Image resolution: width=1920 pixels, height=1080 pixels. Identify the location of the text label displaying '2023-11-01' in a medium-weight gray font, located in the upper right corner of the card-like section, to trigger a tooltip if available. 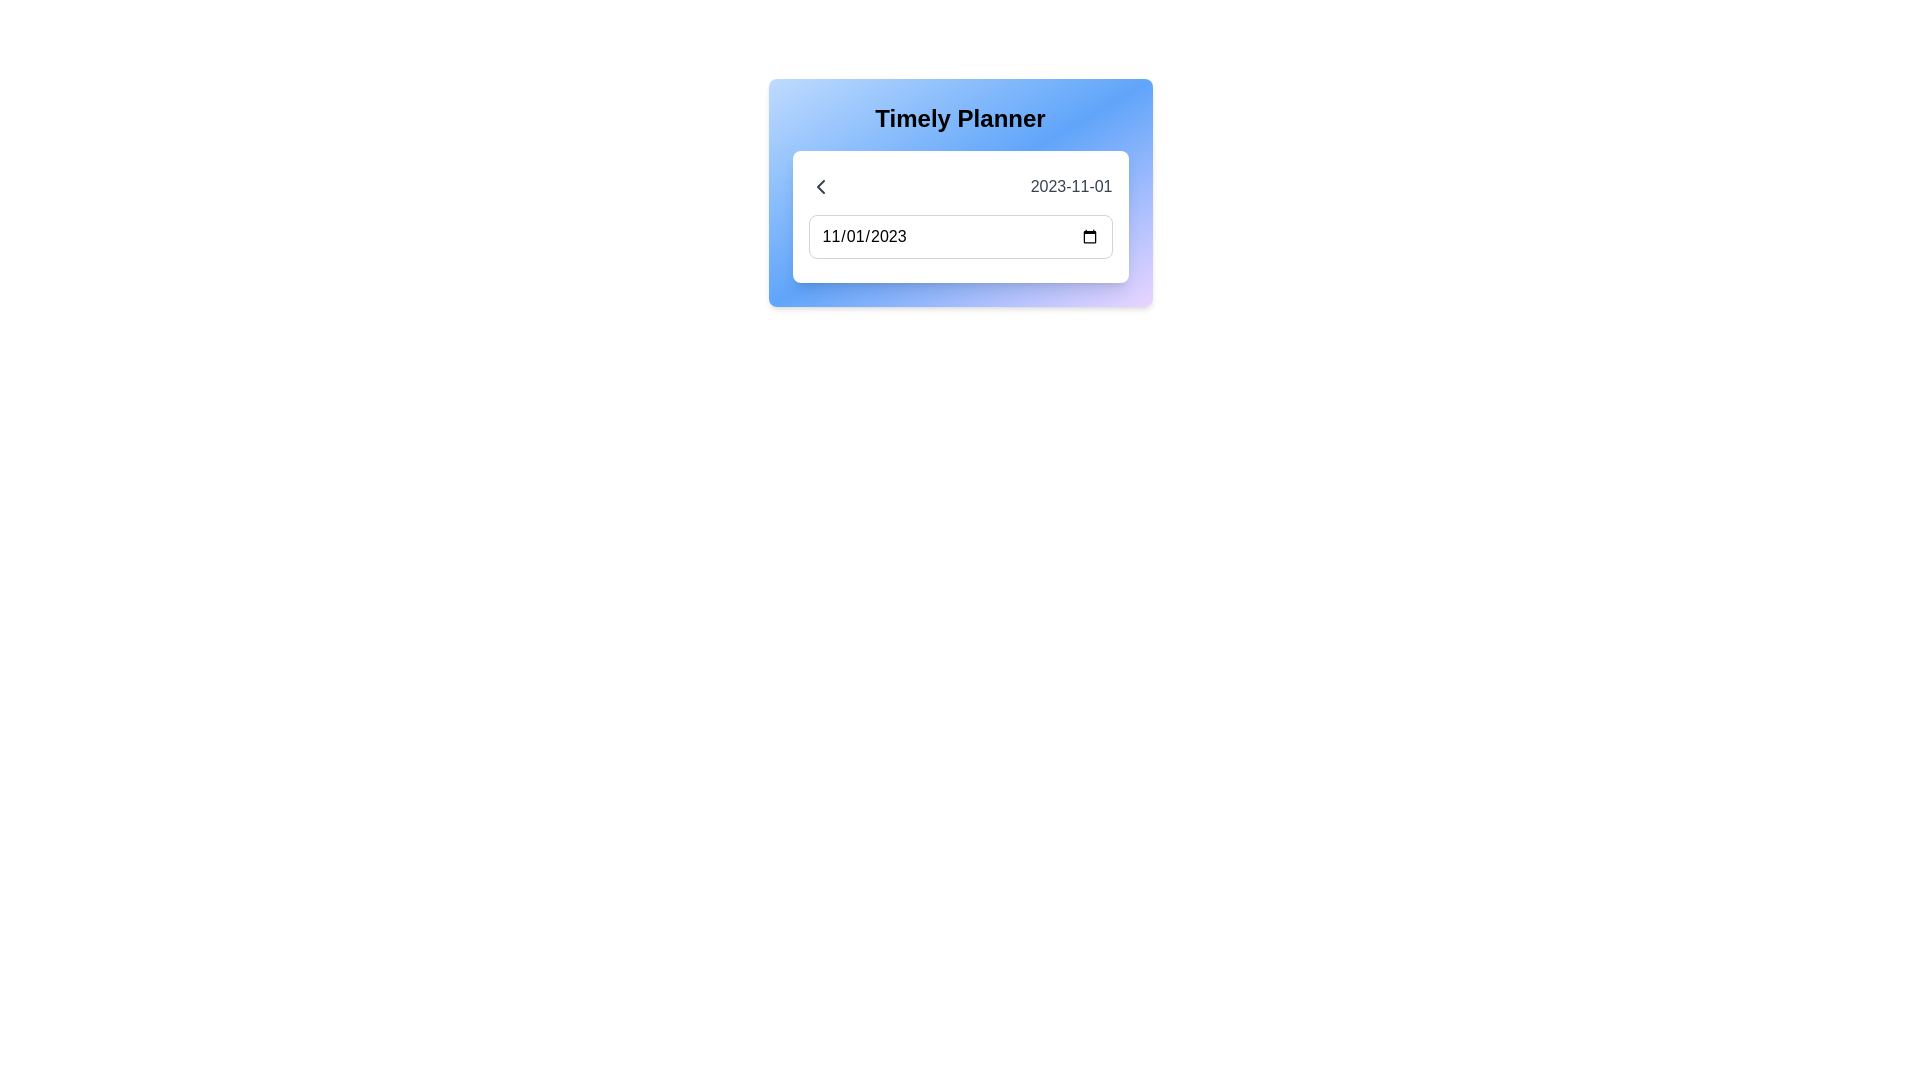
(1070, 186).